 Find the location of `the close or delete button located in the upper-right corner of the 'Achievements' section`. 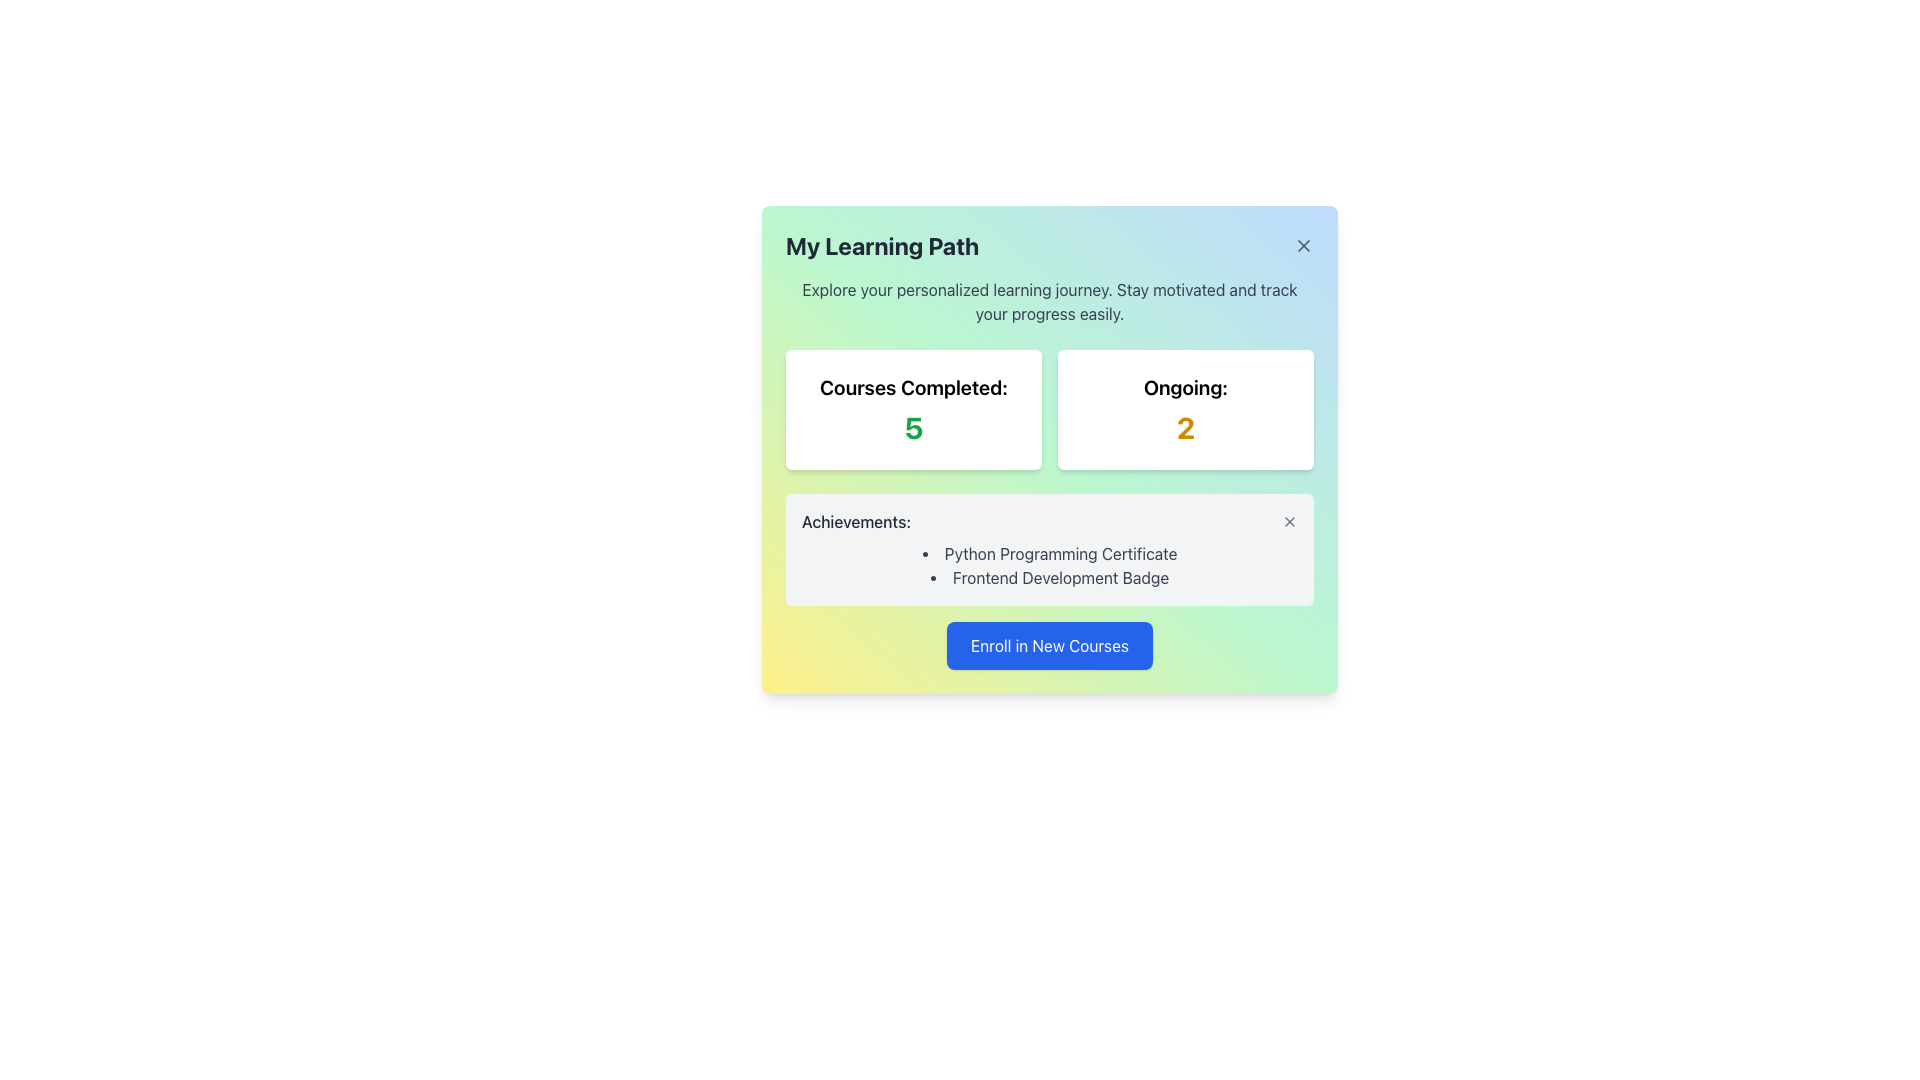

the close or delete button located in the upper-right corner of the 'Achievements' section is located at coordinates (1290, 520).